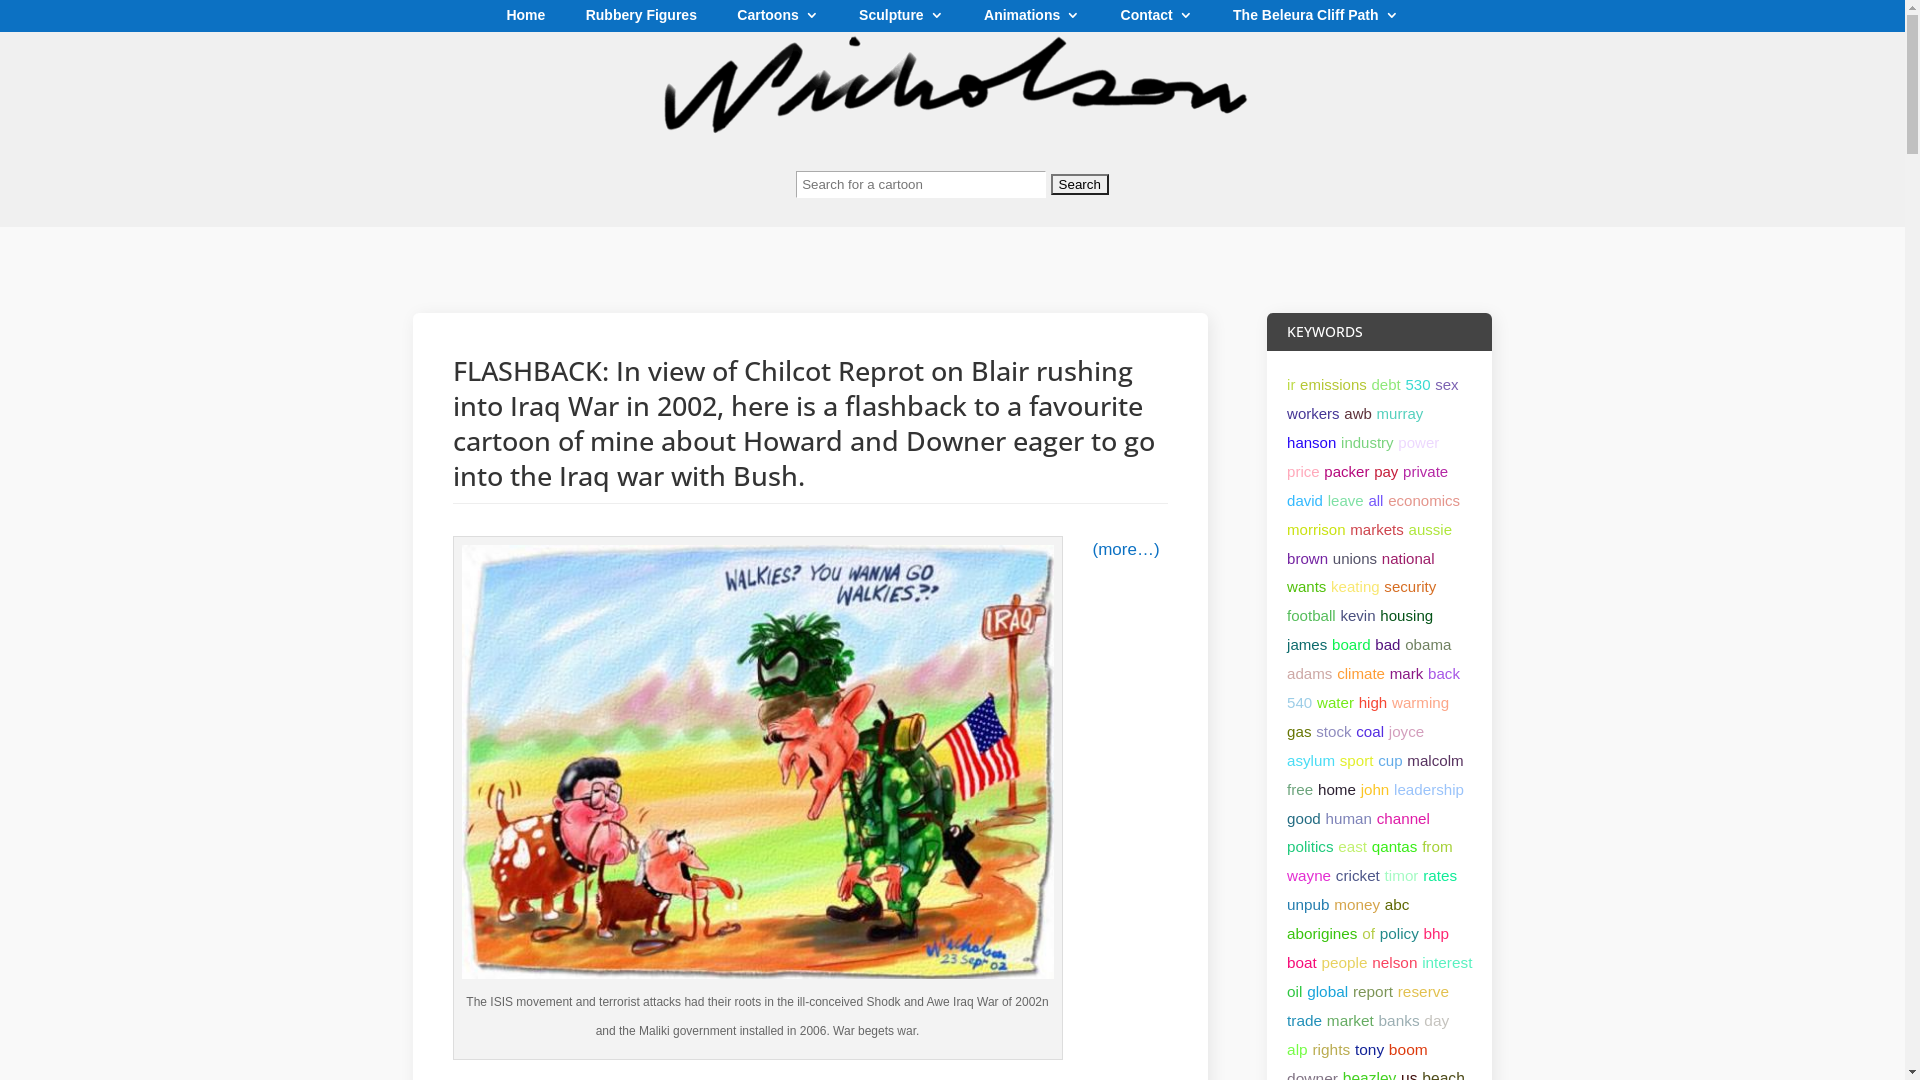 This screenshot has width=1920, height=1080. I want to click on 'kevin', so click(1357, 614).